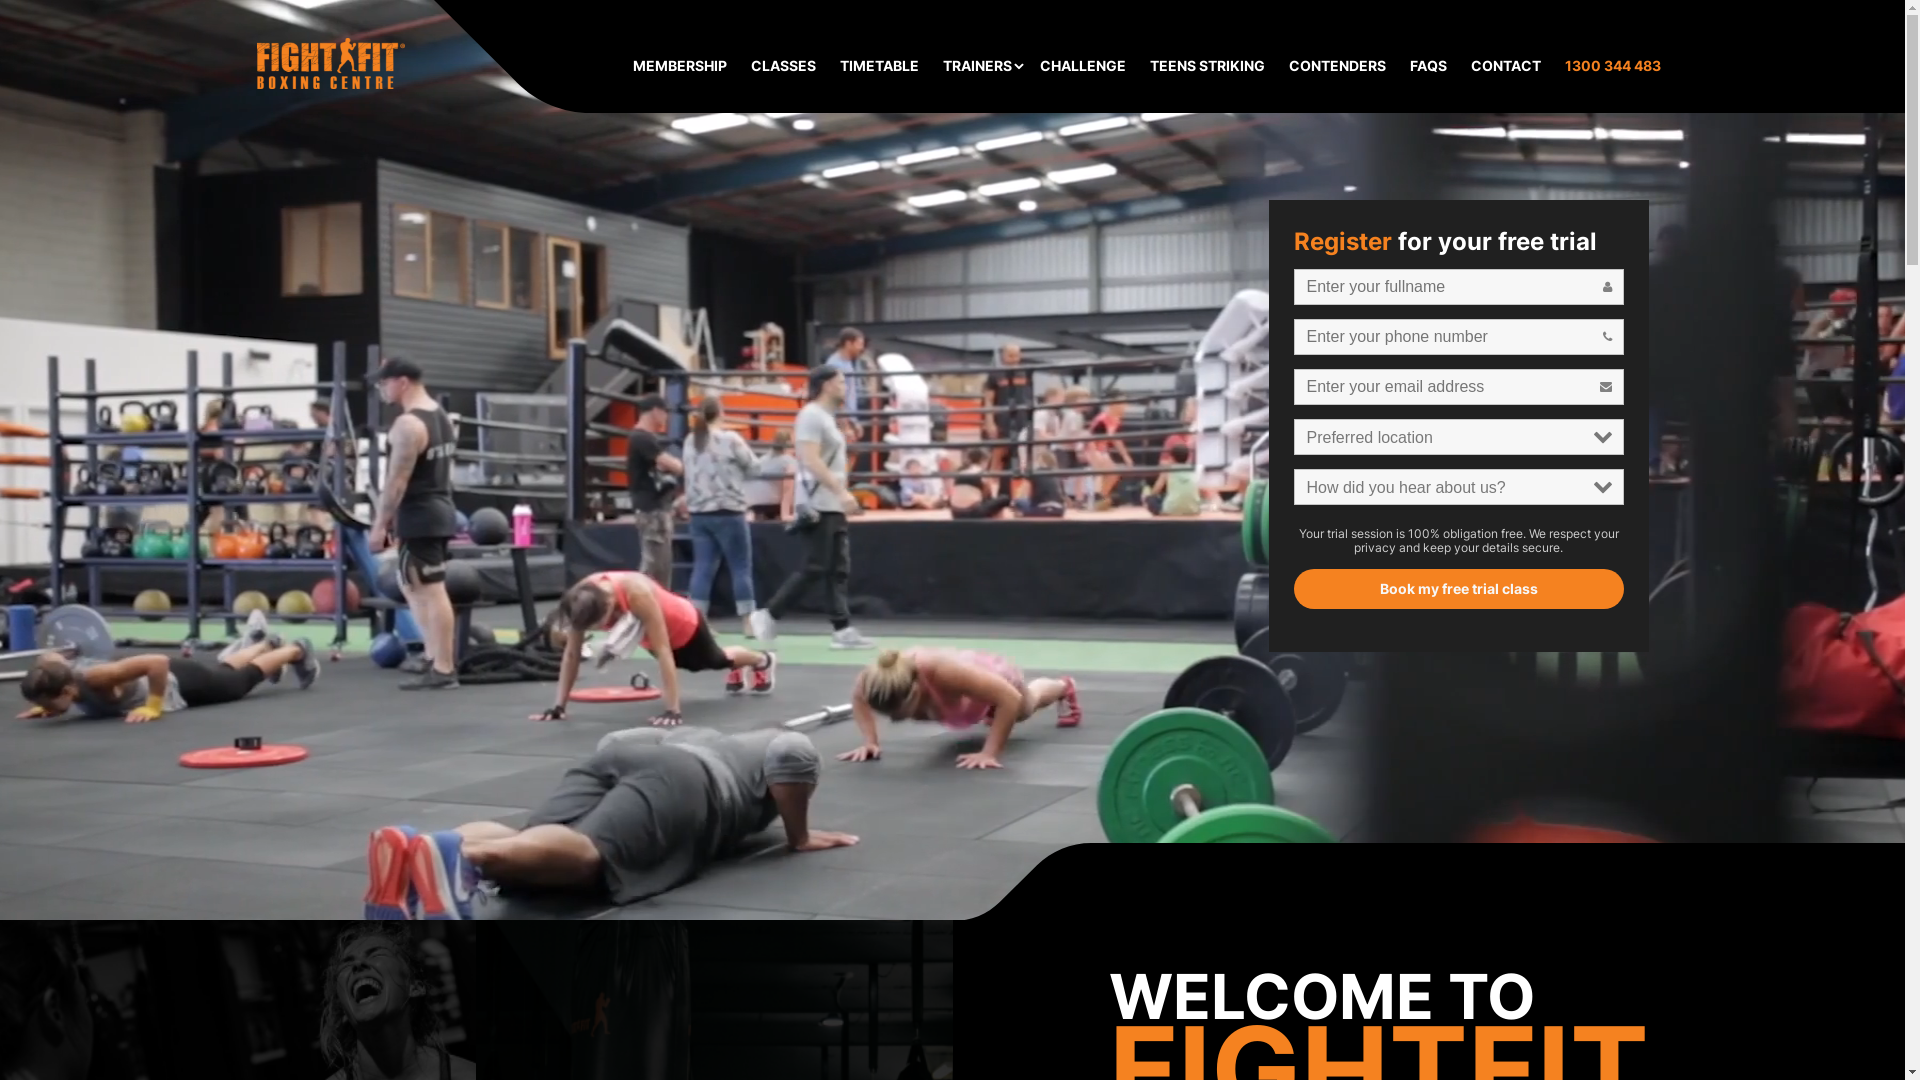 The height and width of the screenshot is (1080, 1920). What do you see at coordinates (748, 64) in the screenshot?
I see `'CLASSES'` at bounding box center [748, 64].